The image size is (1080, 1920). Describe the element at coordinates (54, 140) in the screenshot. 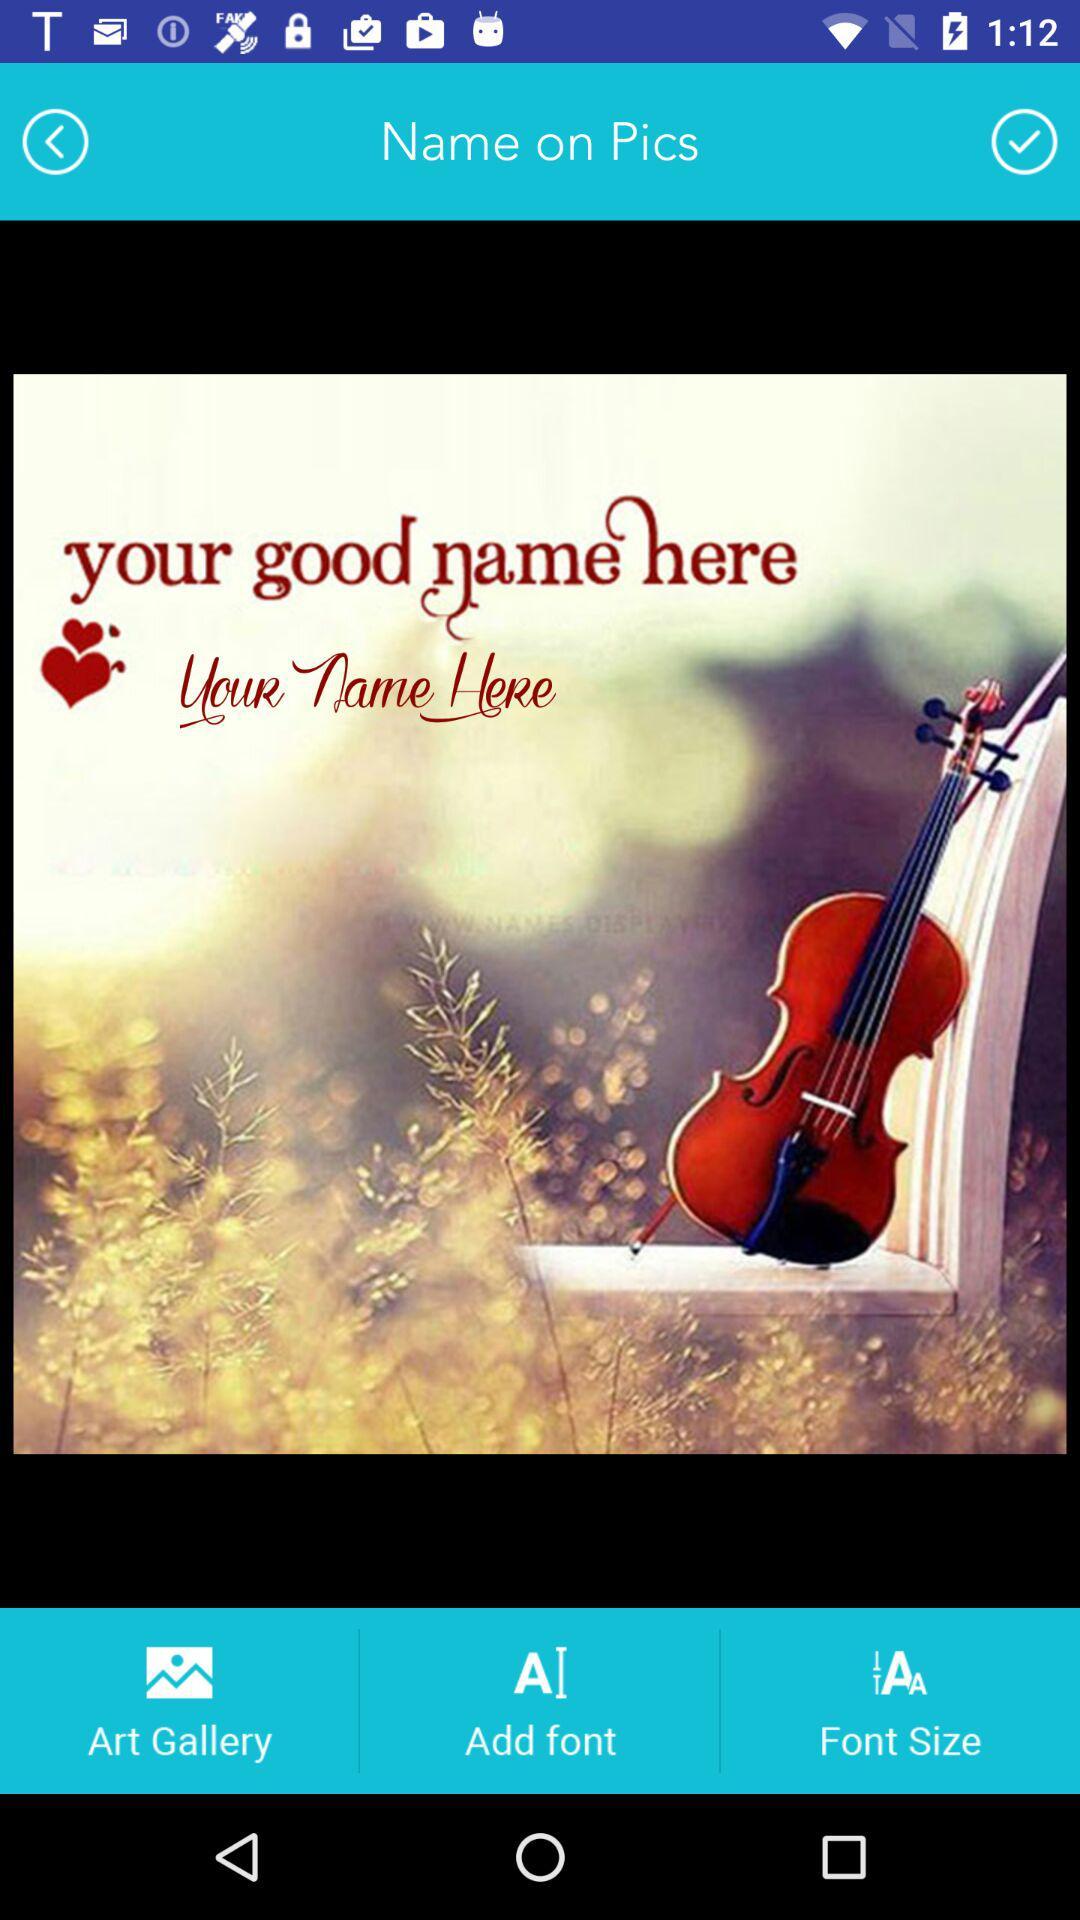

I see `item to the left of name on pics icon` at that location.